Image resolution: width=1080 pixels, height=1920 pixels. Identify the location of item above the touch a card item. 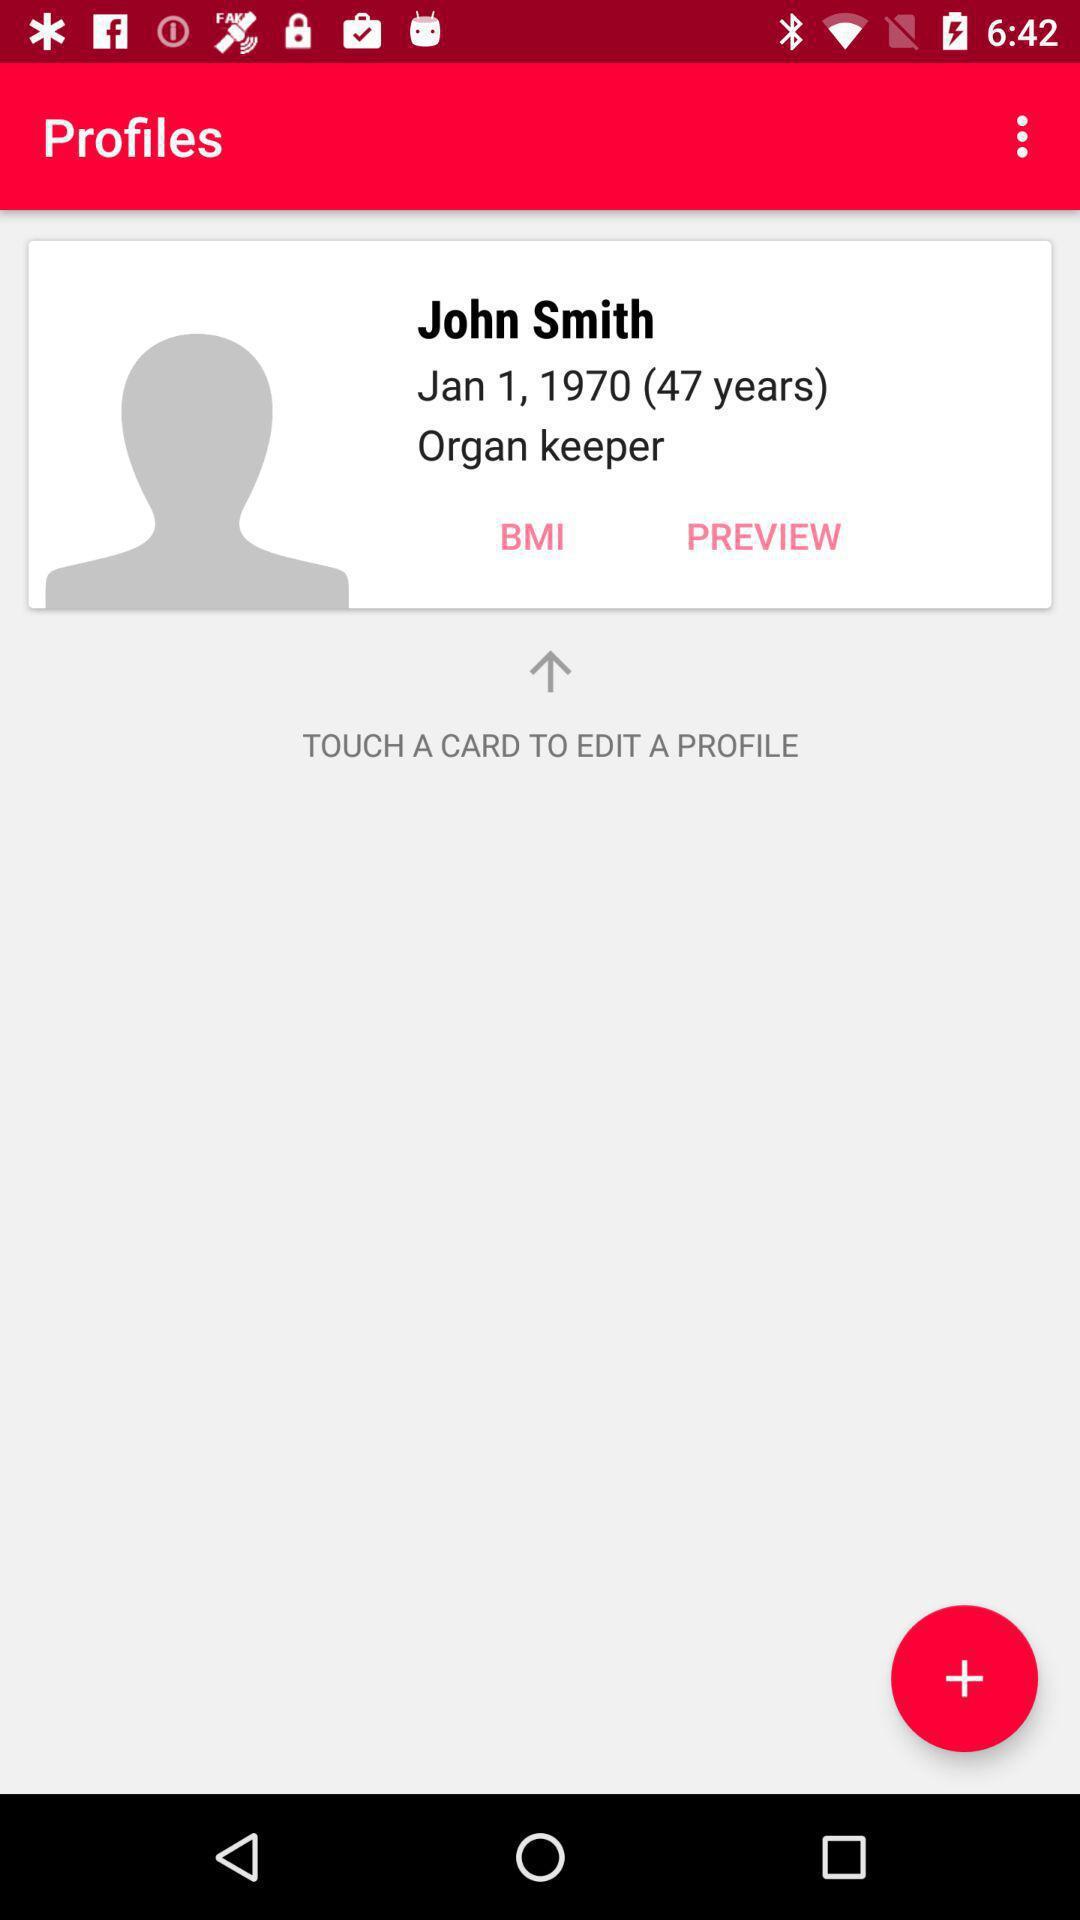
(763, 535).